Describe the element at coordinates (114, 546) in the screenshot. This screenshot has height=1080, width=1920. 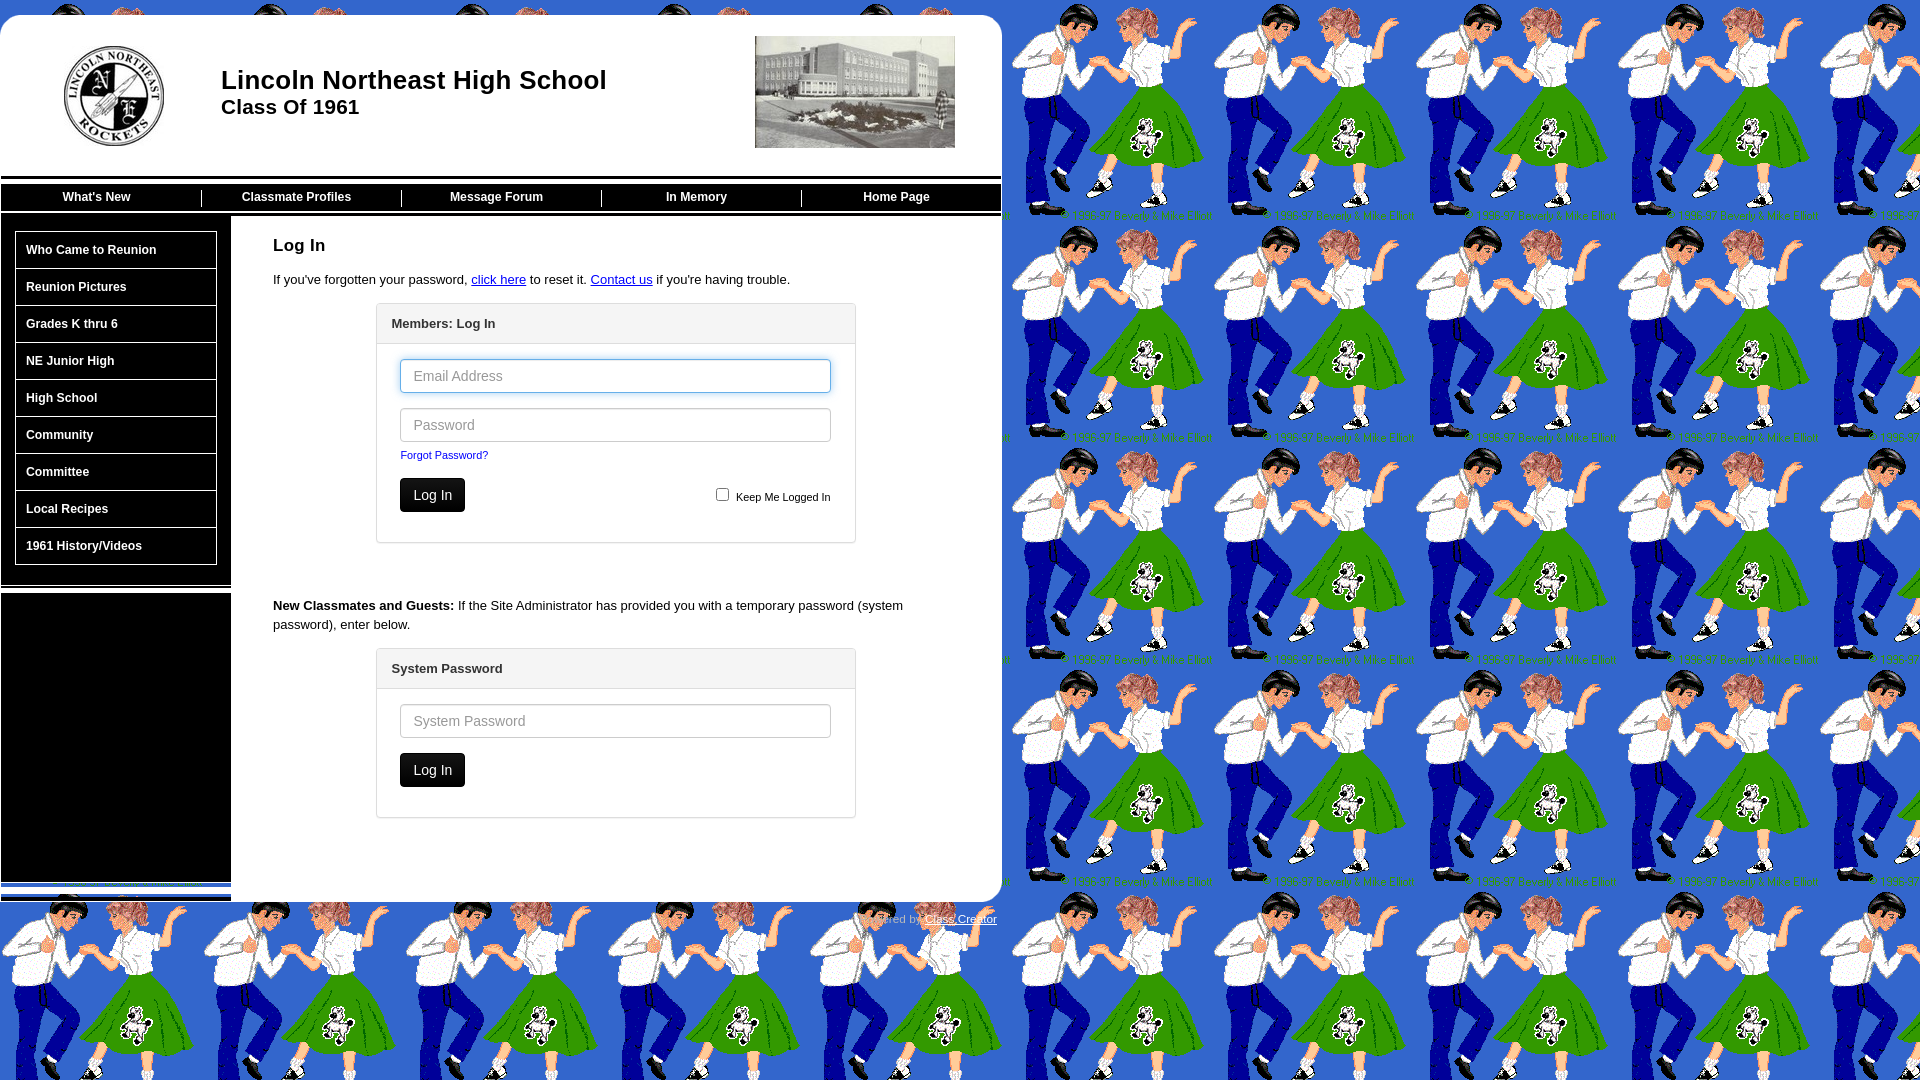
I see `'1961 History/Videos'` at that location.